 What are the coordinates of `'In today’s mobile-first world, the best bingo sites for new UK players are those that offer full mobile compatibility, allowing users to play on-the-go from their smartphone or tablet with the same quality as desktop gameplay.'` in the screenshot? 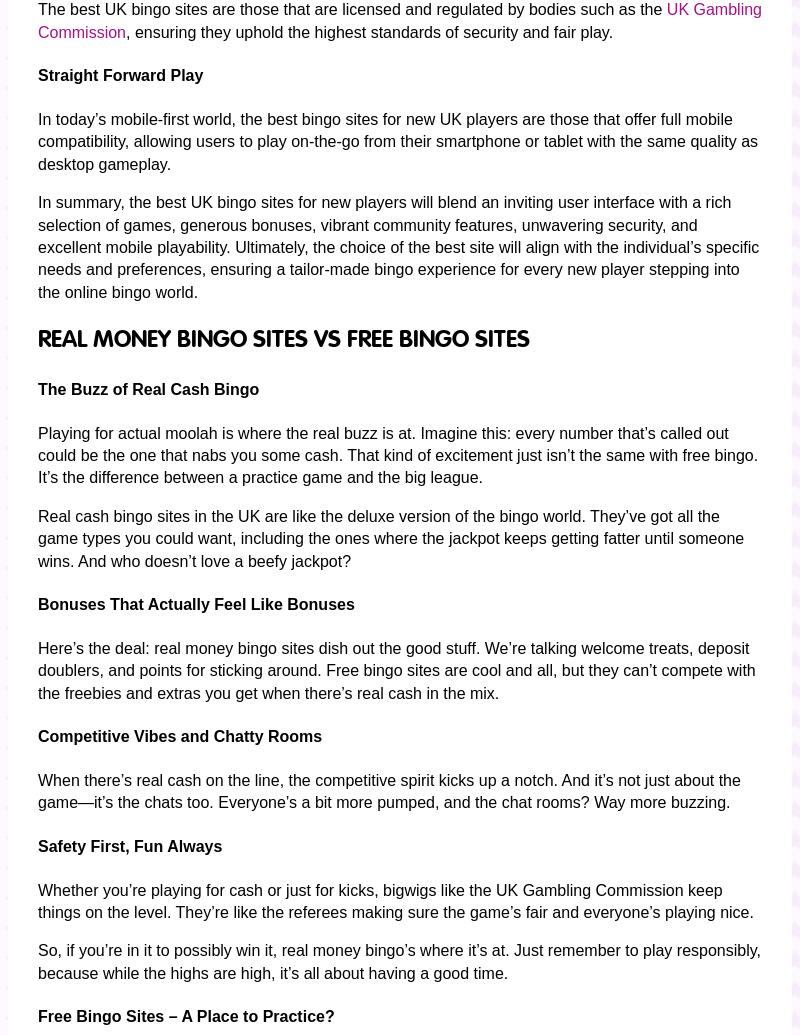 It's located at (397, 141).